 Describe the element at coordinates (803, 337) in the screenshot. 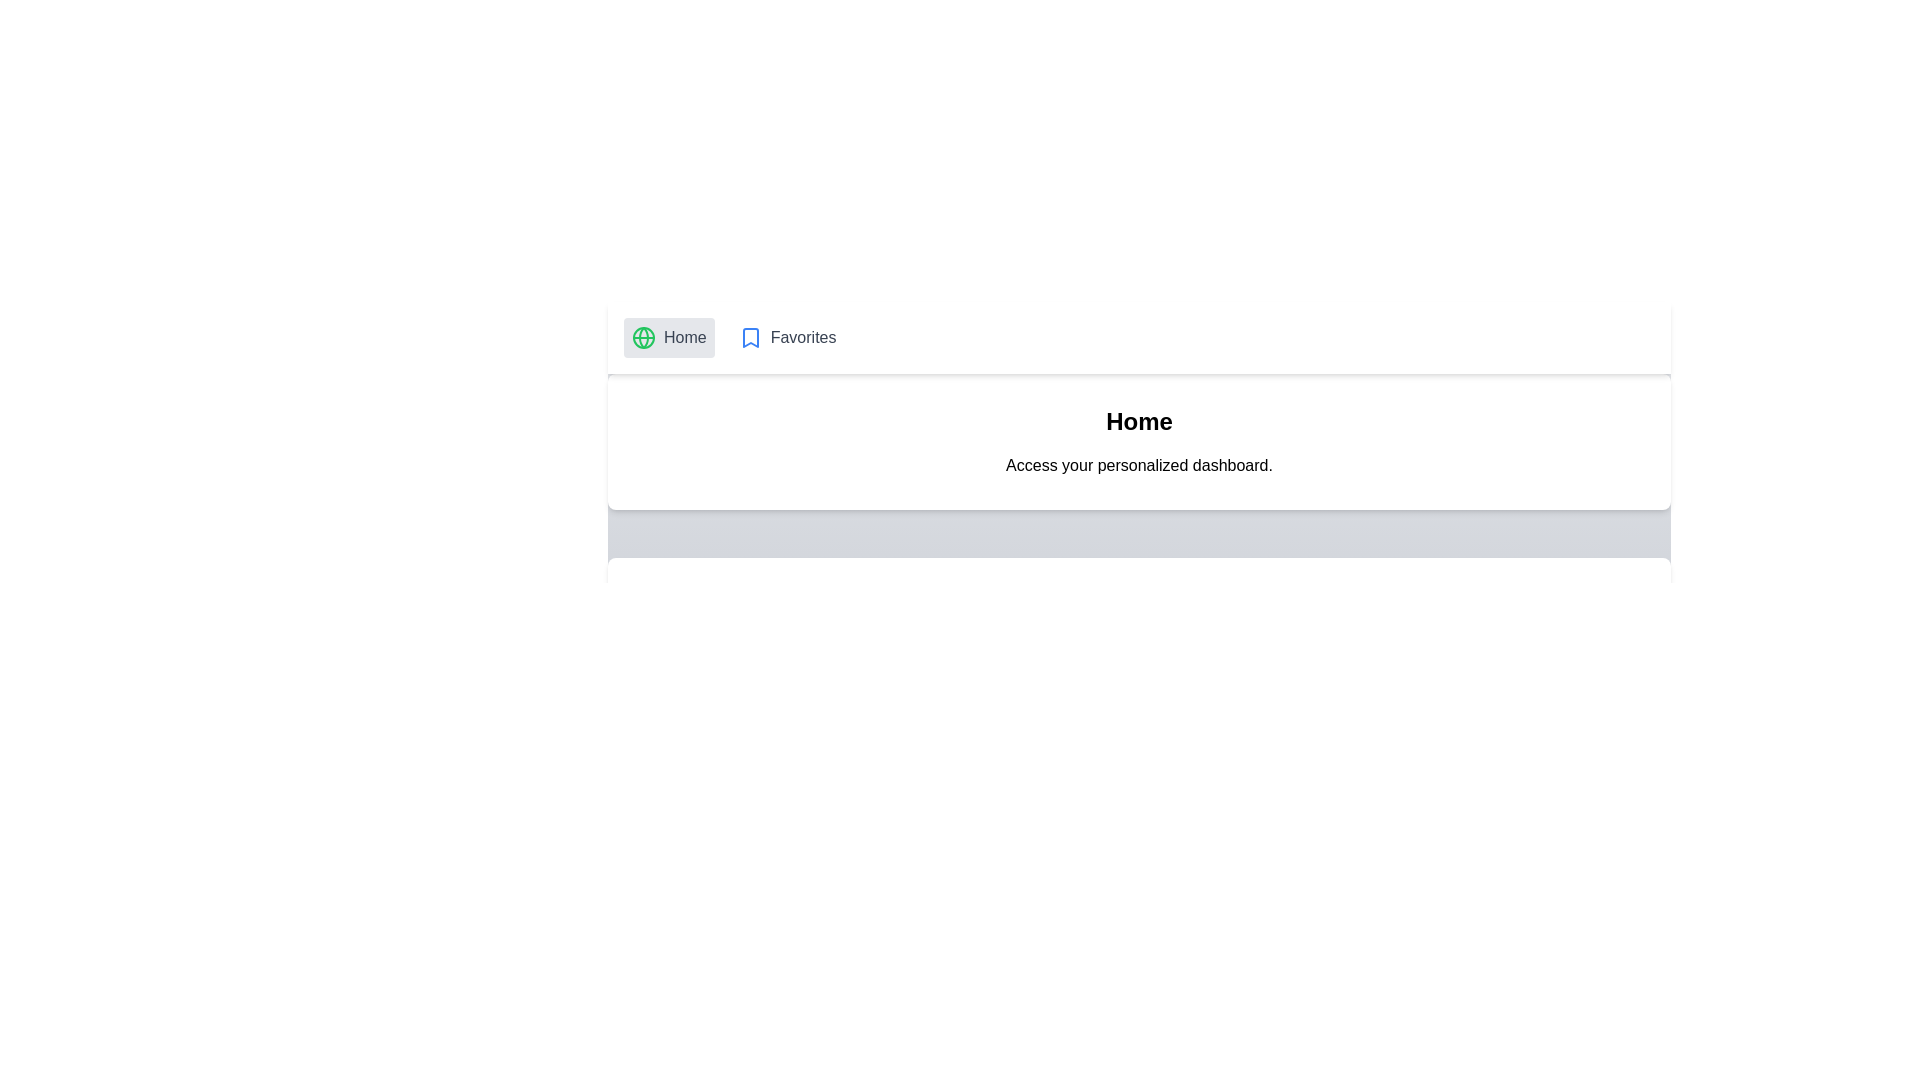

I see `the 'Favorites' hyperlink, which is styled in gray and located in the horizontal navigation section near the top of the interface` at that location.